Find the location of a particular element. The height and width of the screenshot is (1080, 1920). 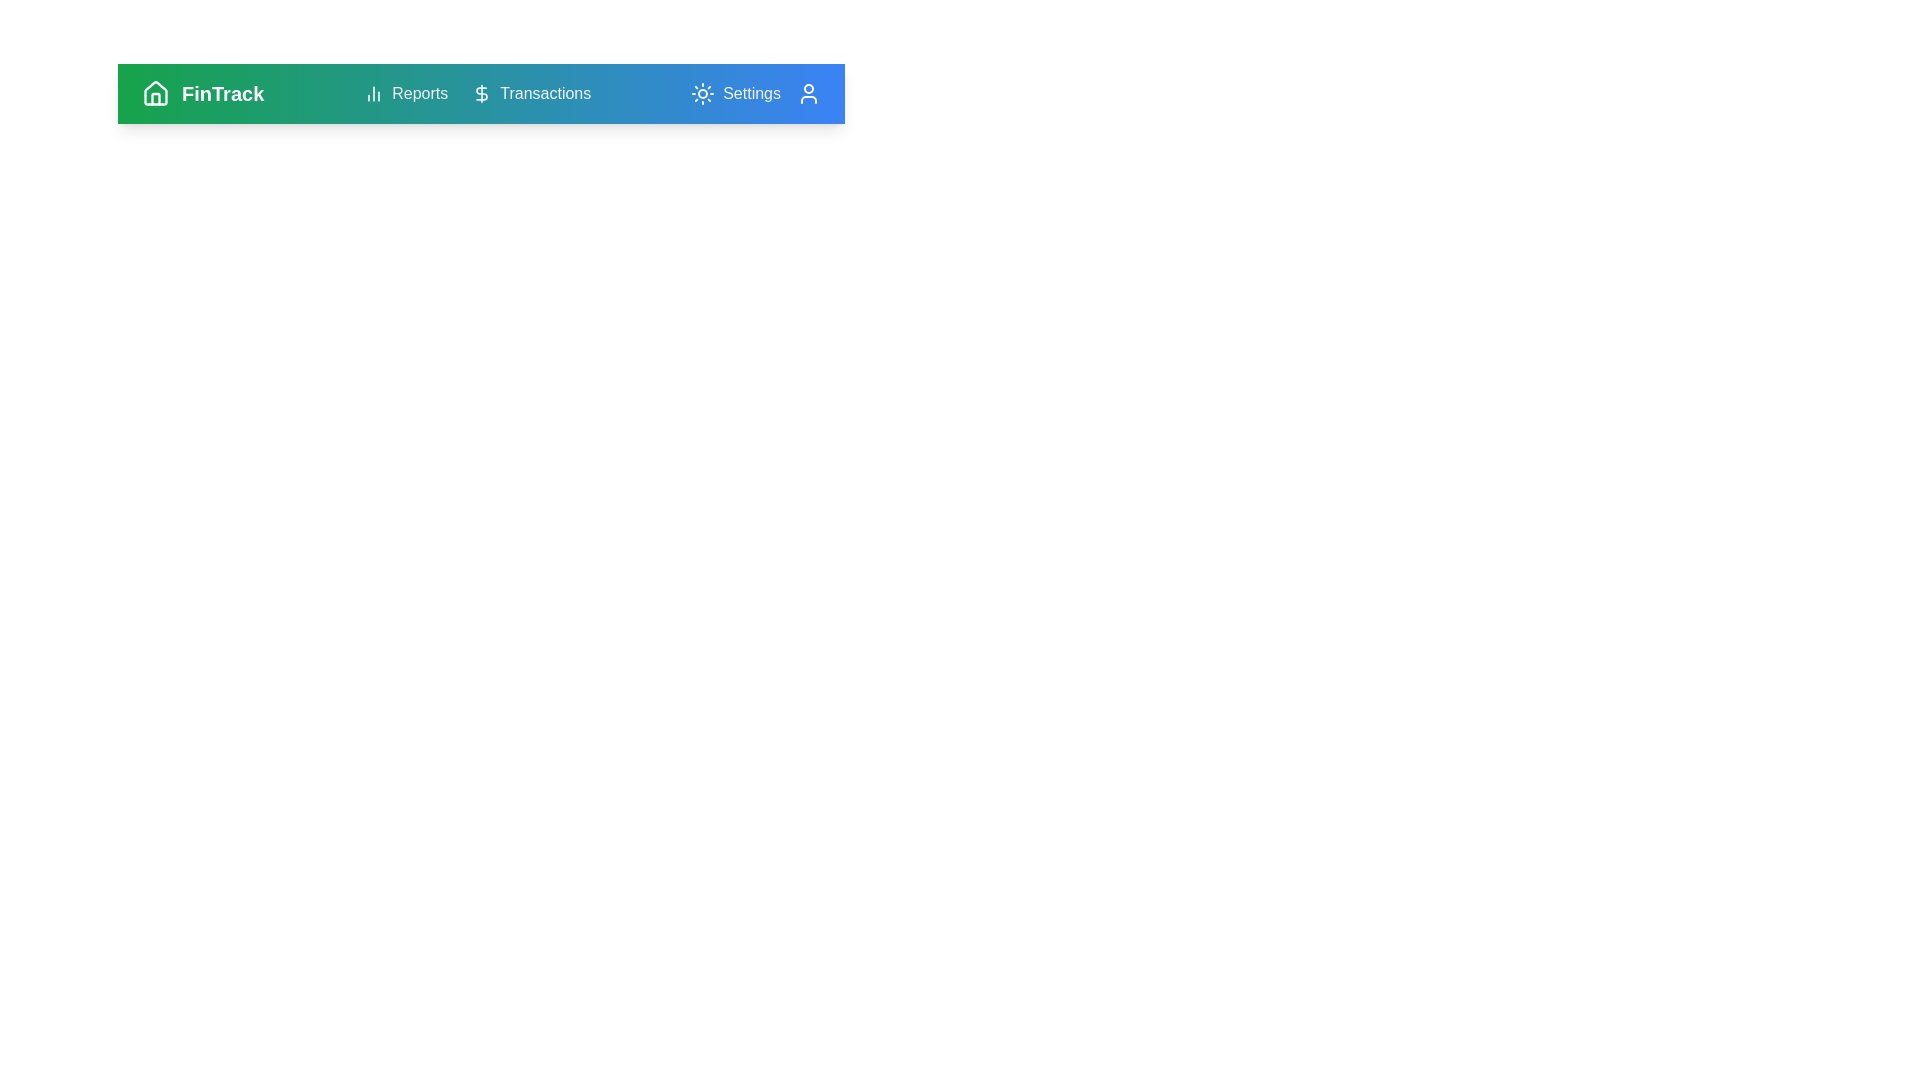

the 'Settings' button to navigate to the Settings section is located at coordinates (734, 93).